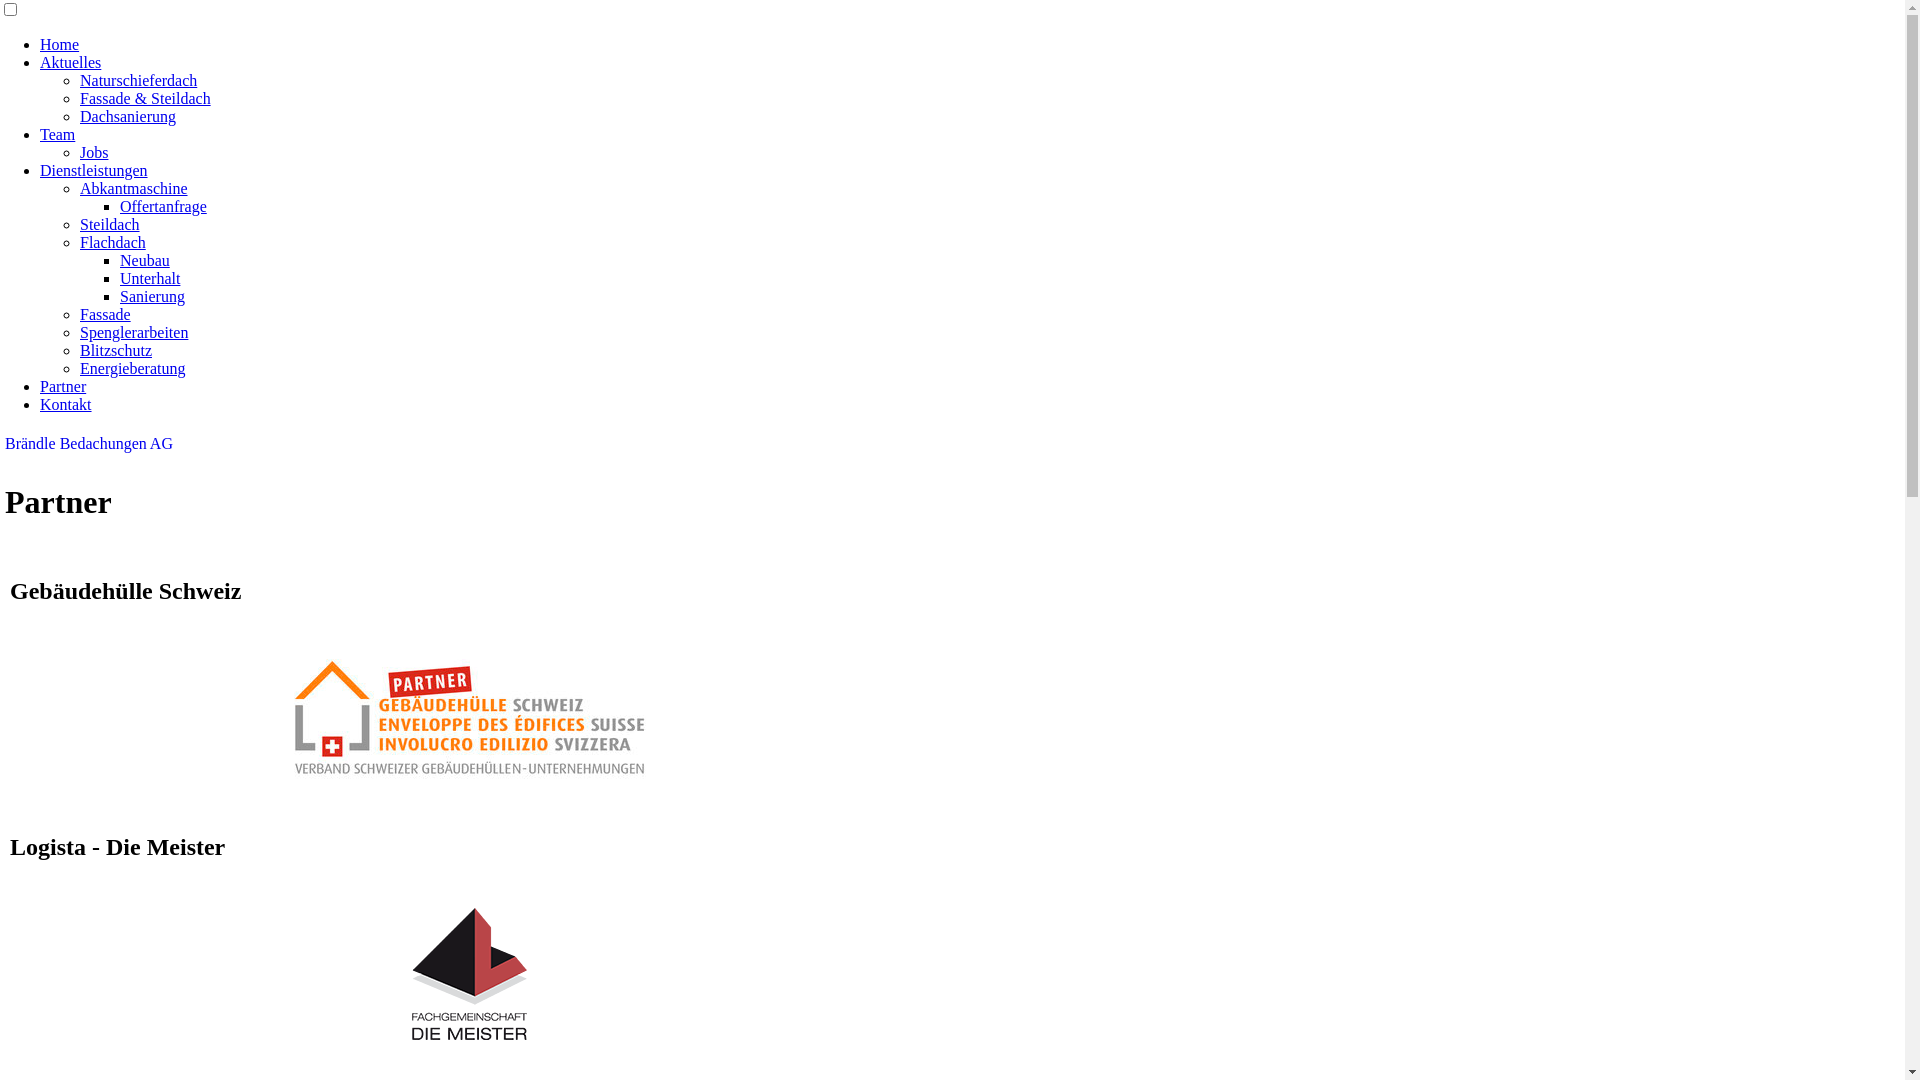  What do you see at coordinates (66, 404) in the screenshot?
I see `'Kontakt'` at bounding box center [66, 404].